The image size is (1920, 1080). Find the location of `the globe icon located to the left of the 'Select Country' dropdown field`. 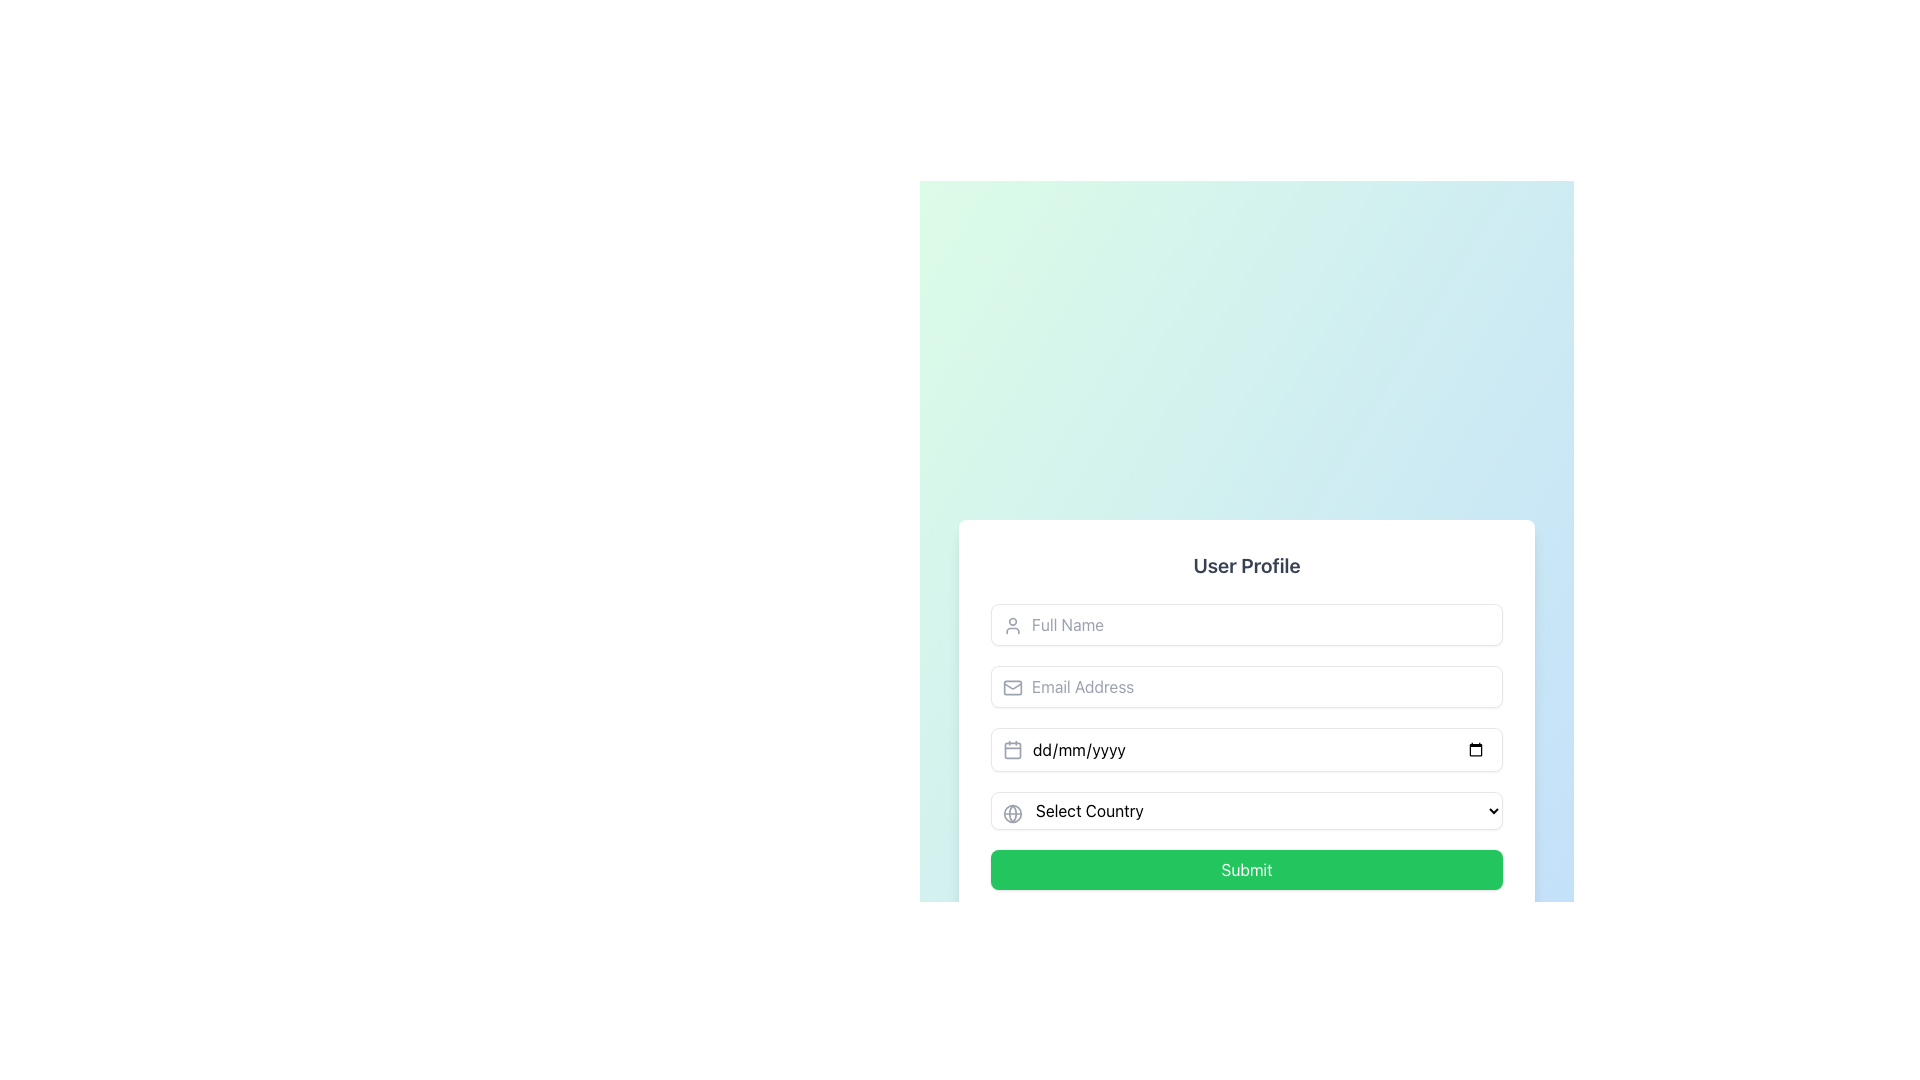

the globe icon located to the left of the 'Select Country' dropdown field is located at coordinates (1012, 813).